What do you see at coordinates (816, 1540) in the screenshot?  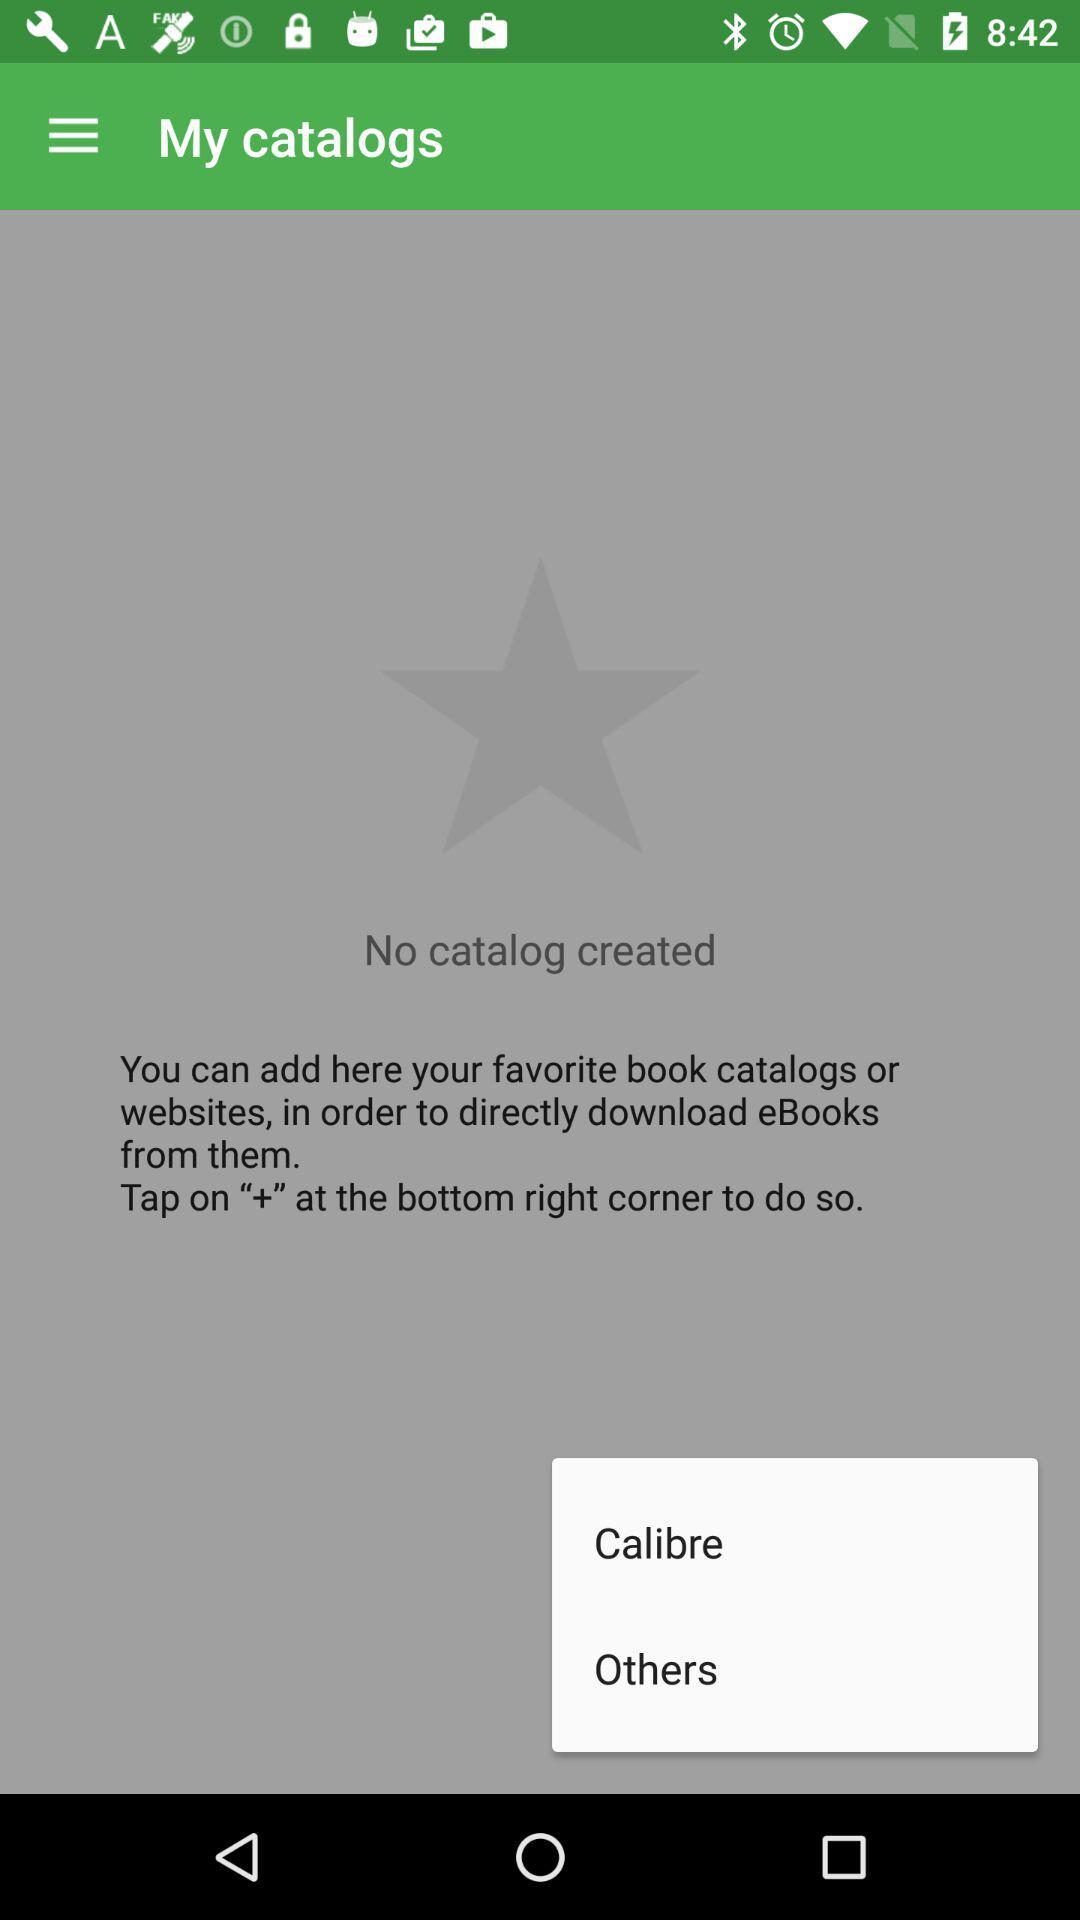 I see `item above the others icon` at bounding box center [816, 1540].